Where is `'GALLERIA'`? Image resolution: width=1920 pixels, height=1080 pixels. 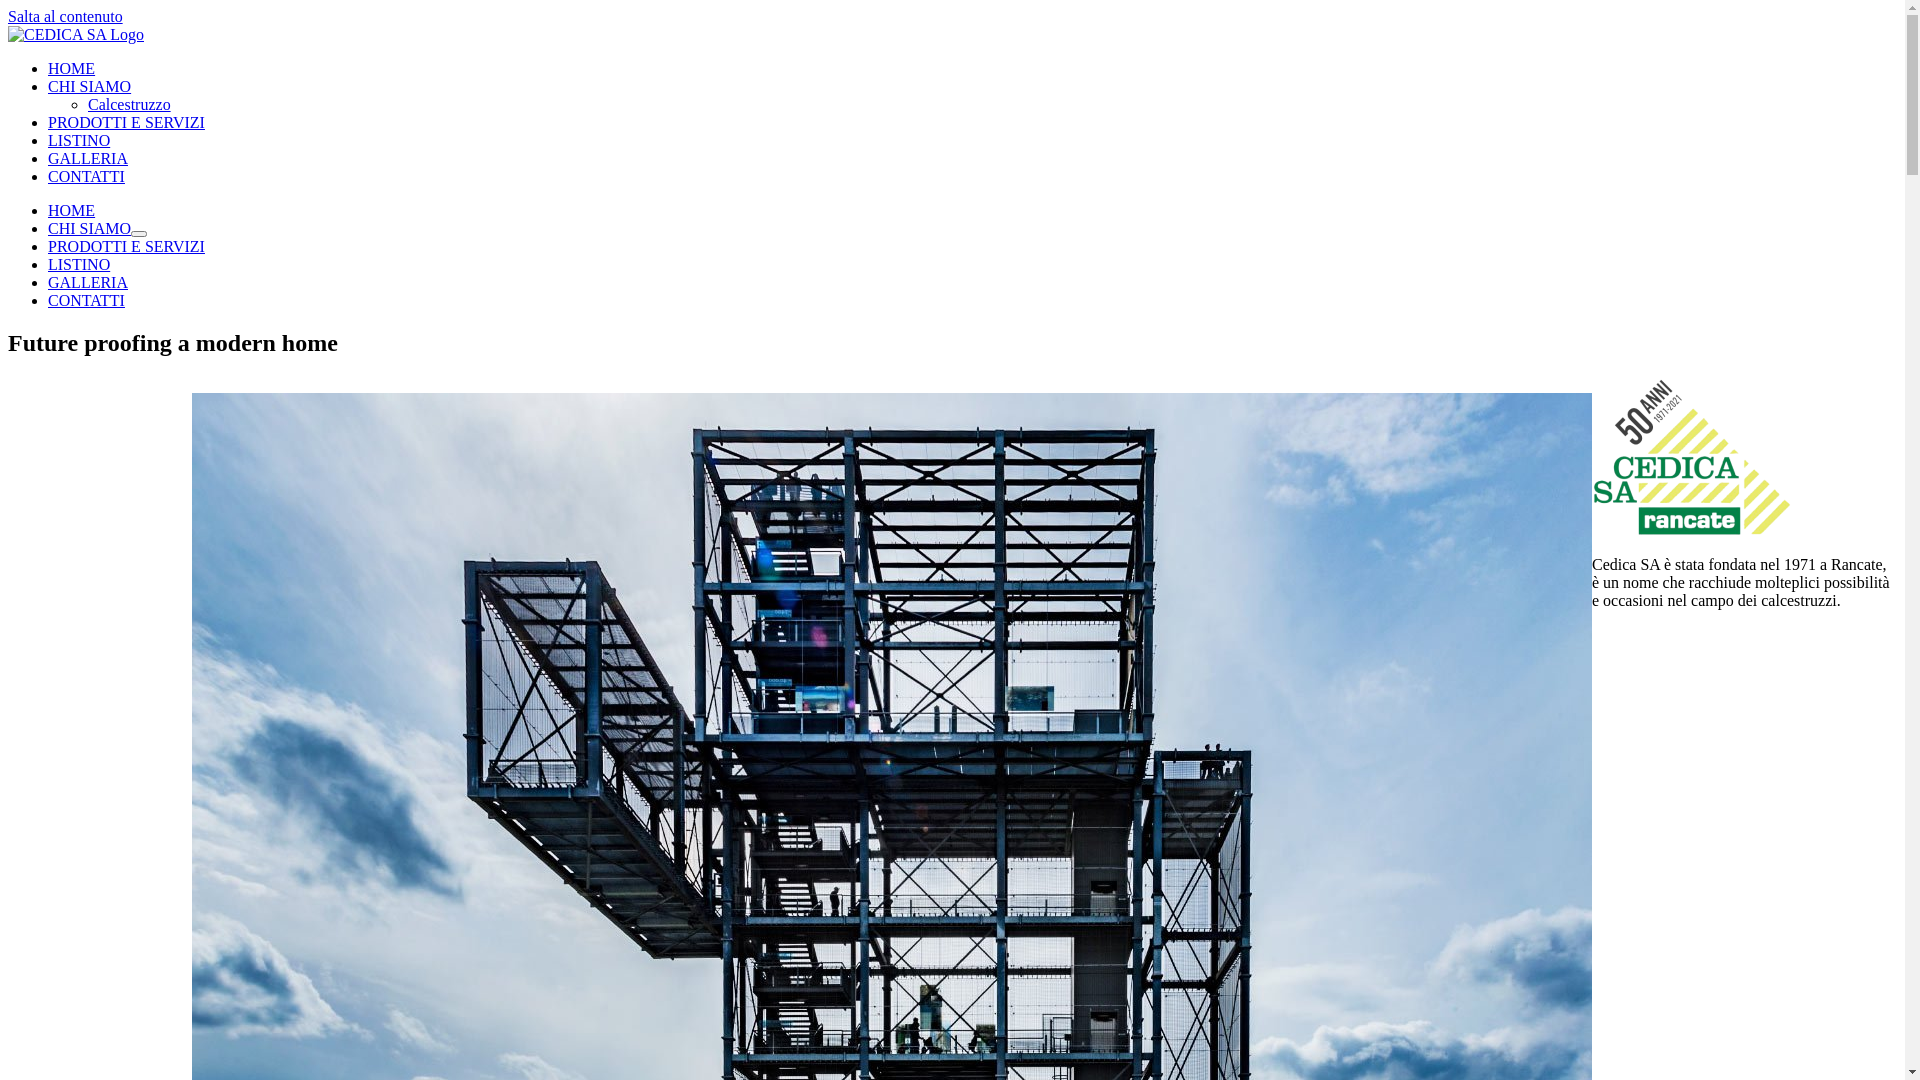 'GALLERIA' is located at coordinates (86, 157).